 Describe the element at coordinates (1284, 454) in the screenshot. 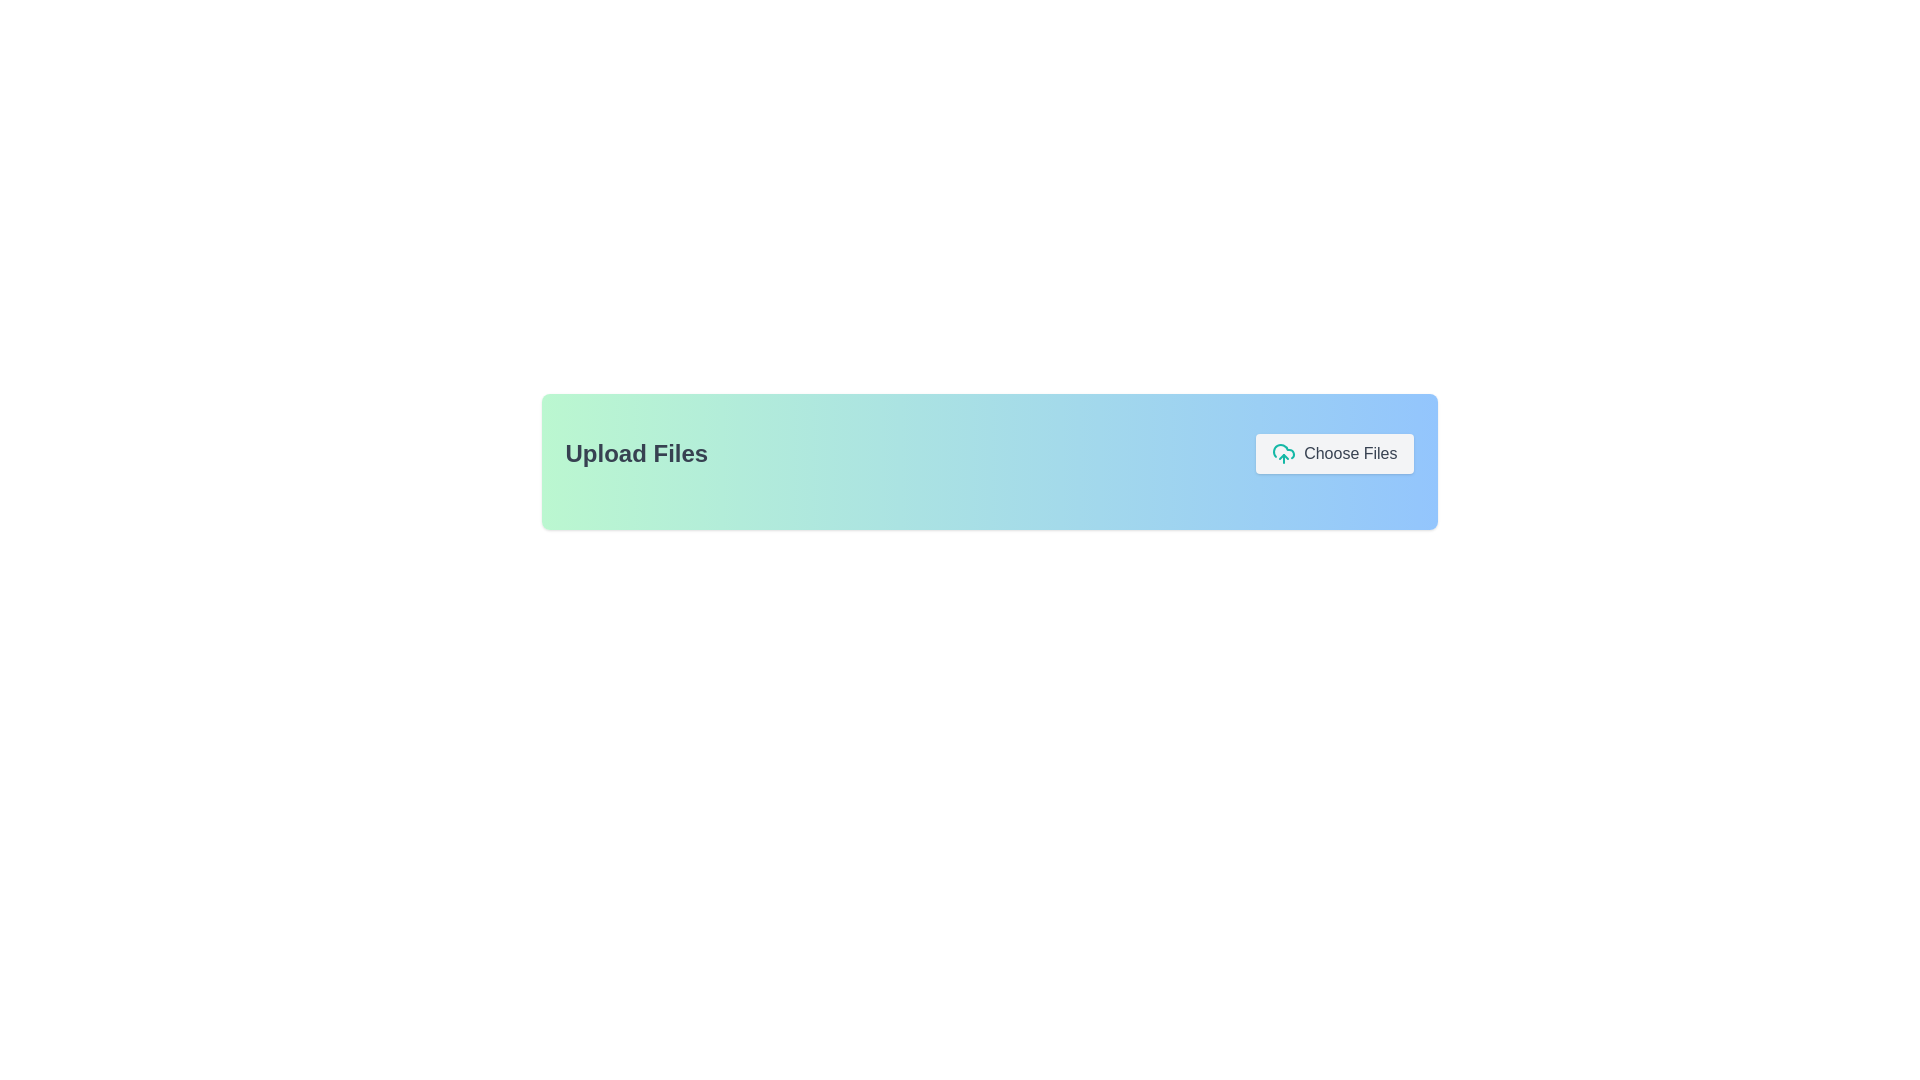

I see `the teal cloud icon with an upward arrow located to the left of the 'Choose Files' text` at that location.